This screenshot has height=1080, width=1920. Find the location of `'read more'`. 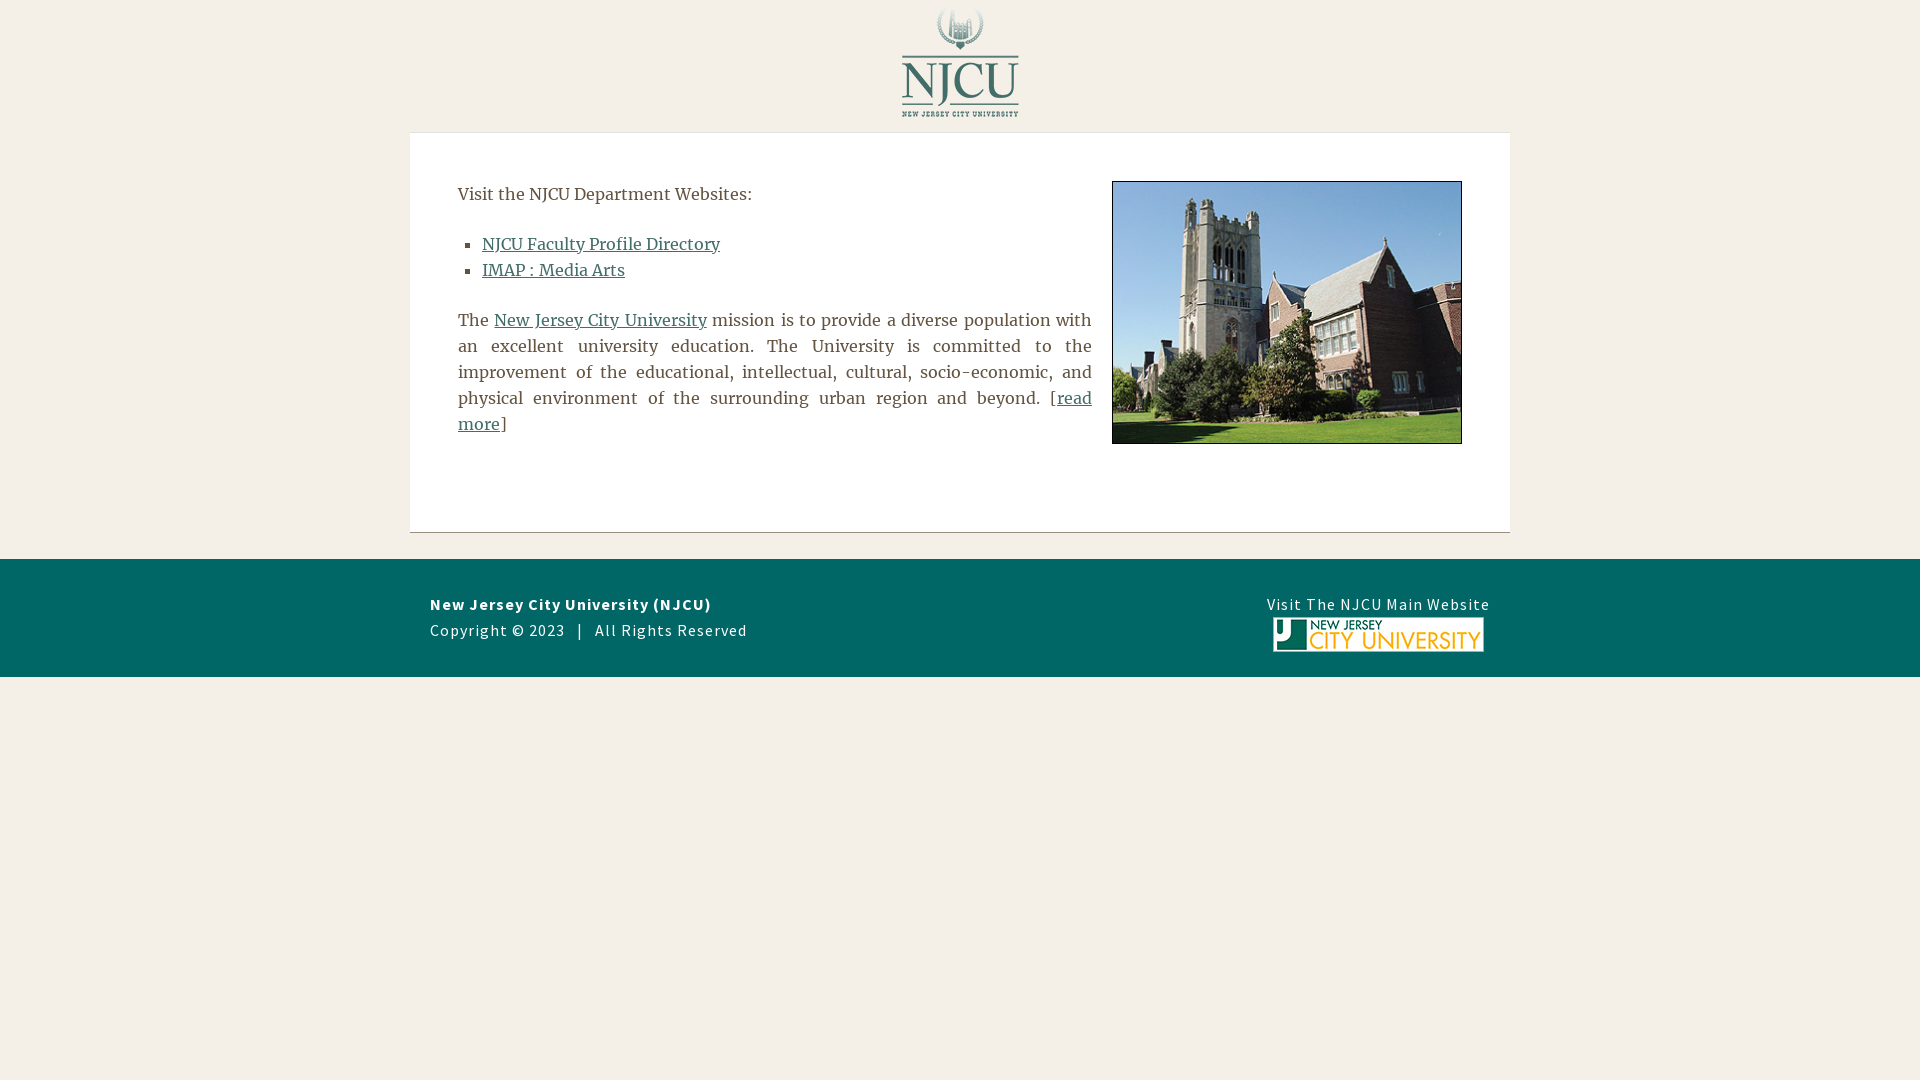

'read more' is located at coordinates (773, 410).